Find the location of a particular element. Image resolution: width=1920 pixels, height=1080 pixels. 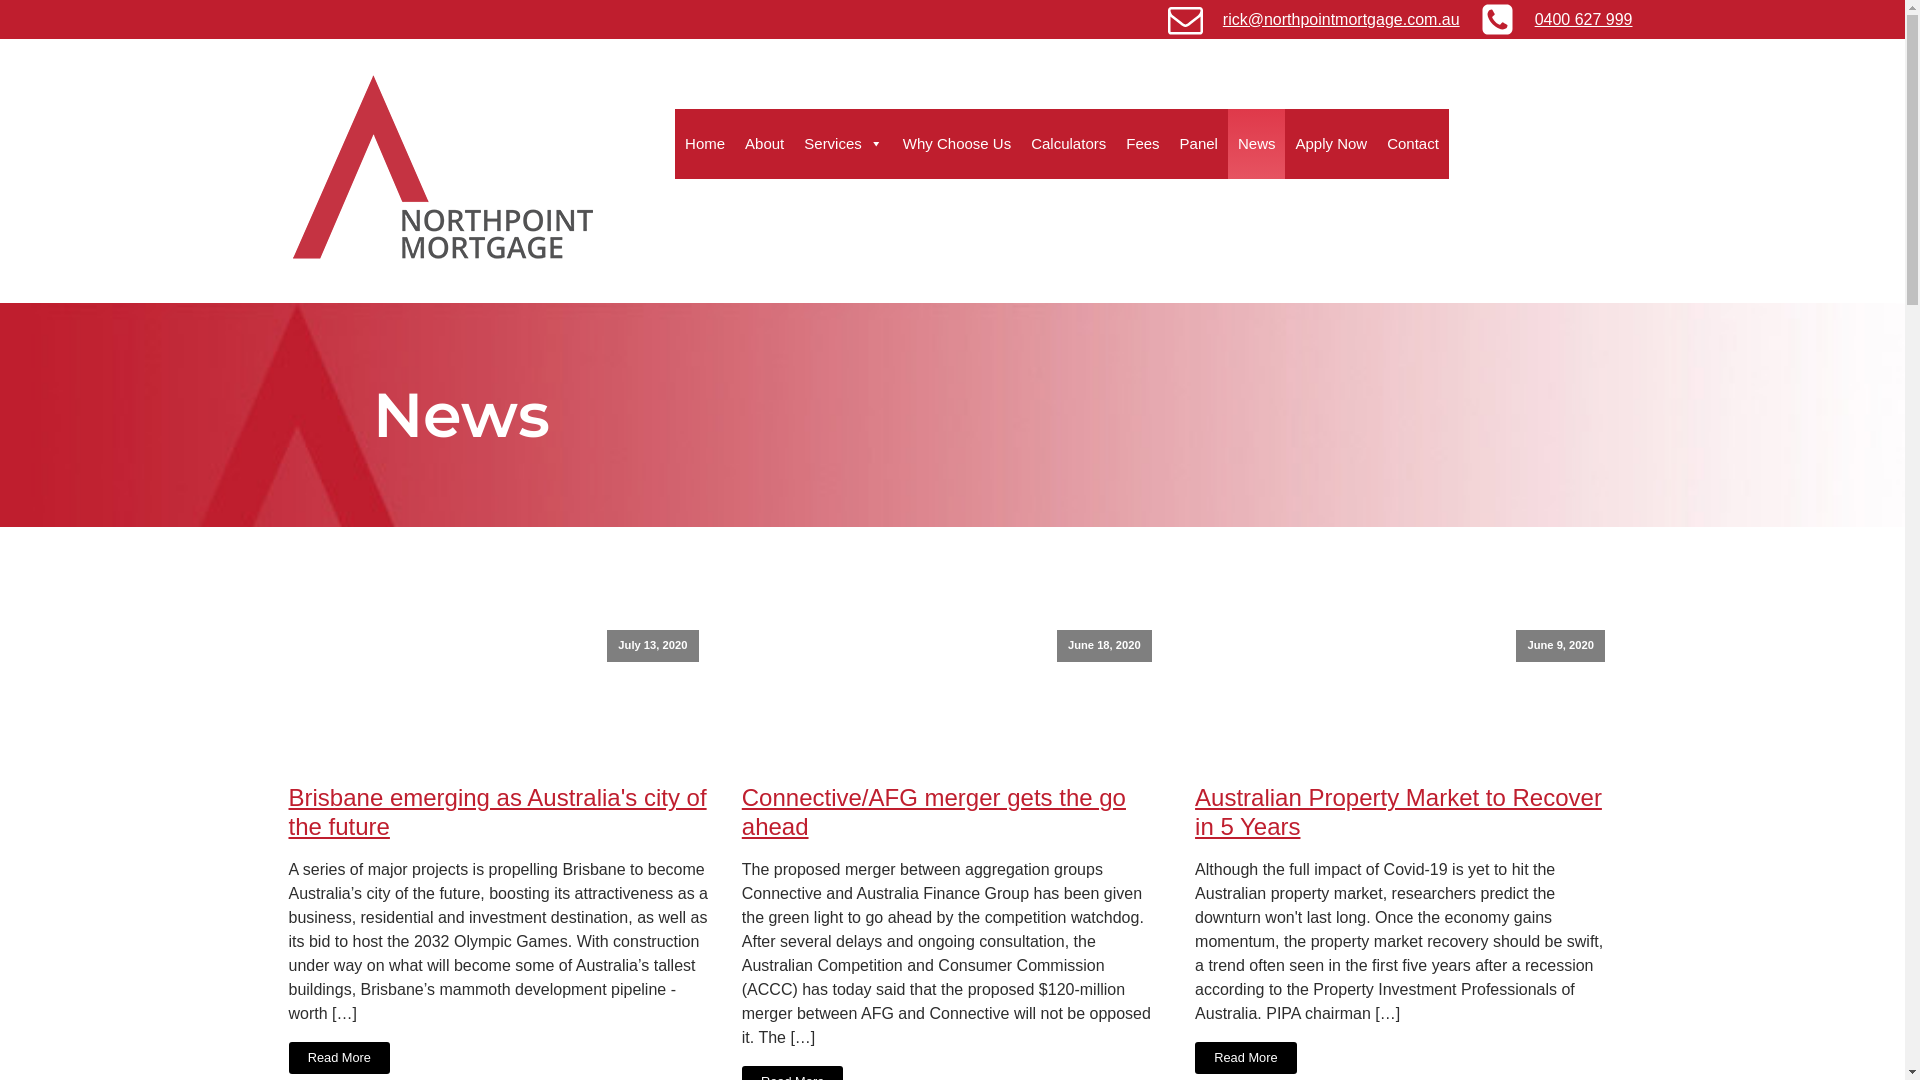

'Australian Property Market to Recover in 5 Years' is located at coordinates (1404, 813).